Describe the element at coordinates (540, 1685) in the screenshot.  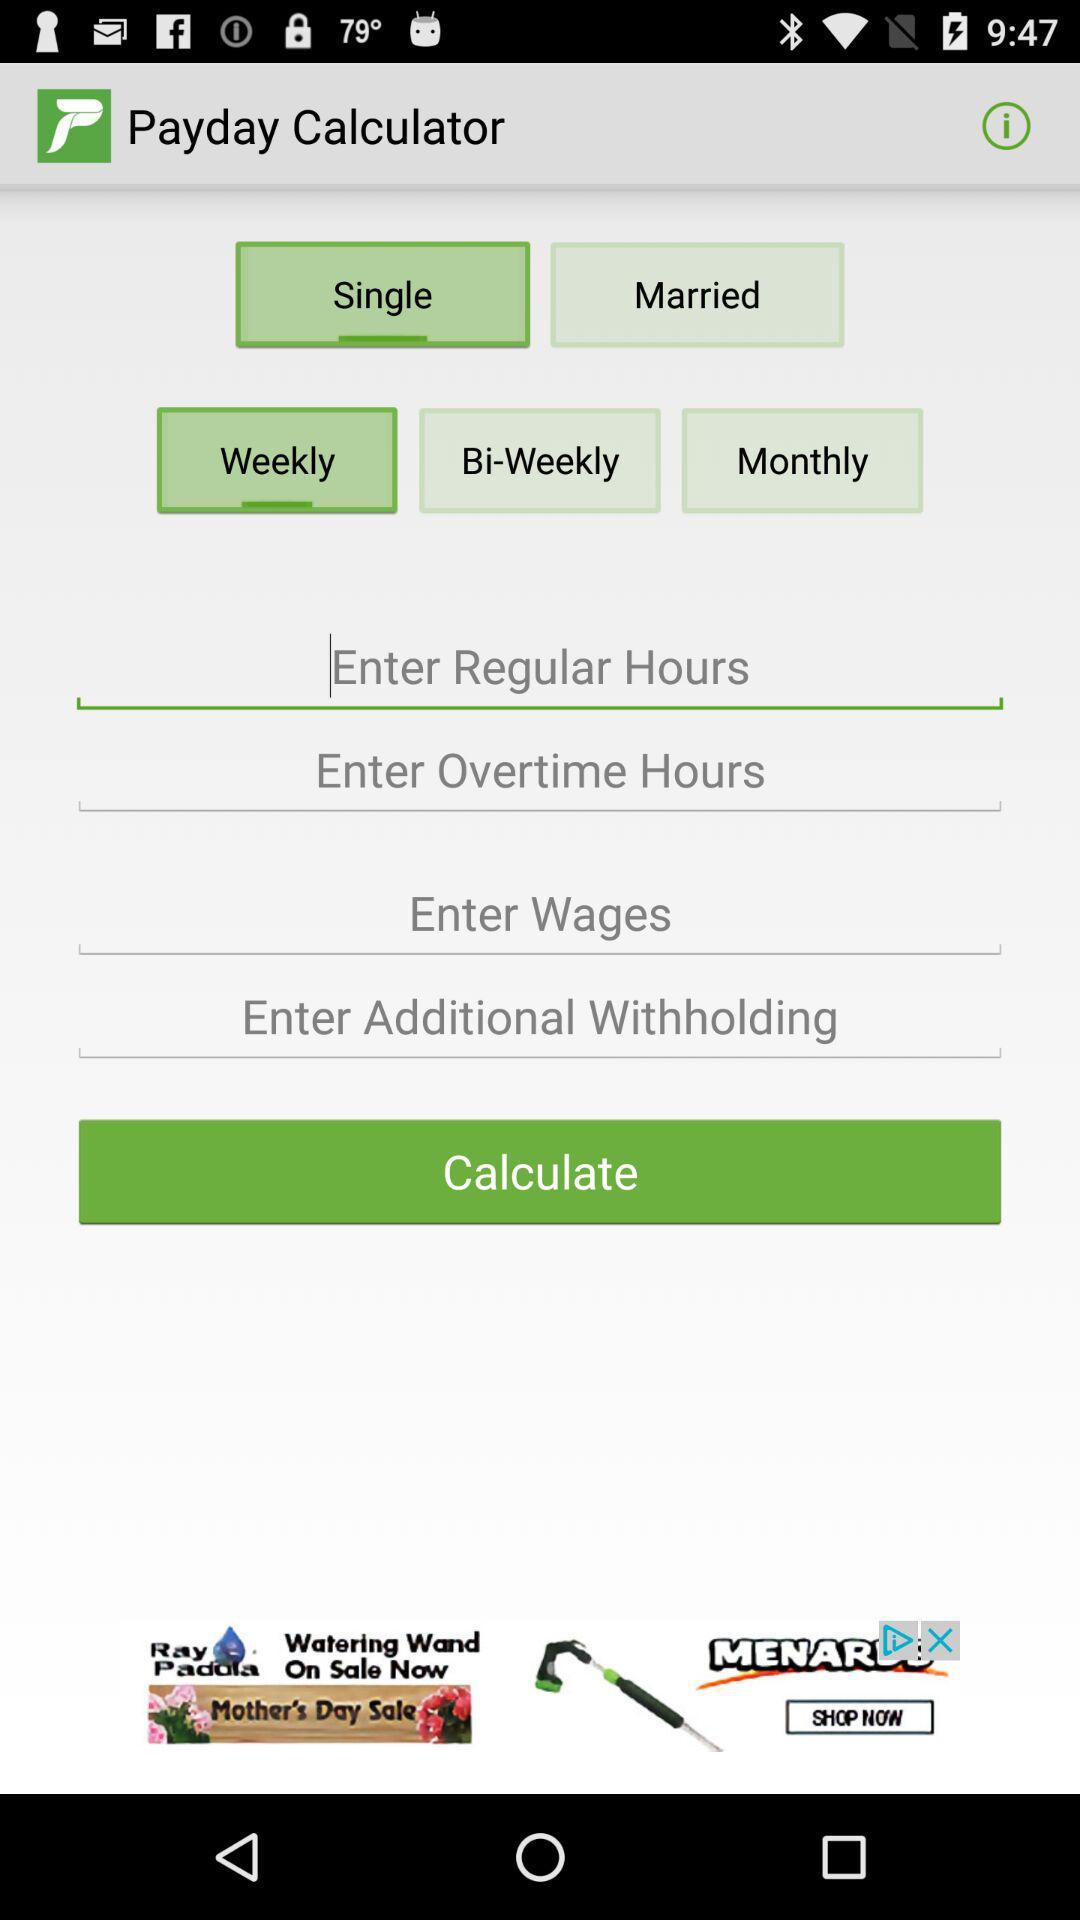
I see `to buy things` at that location.